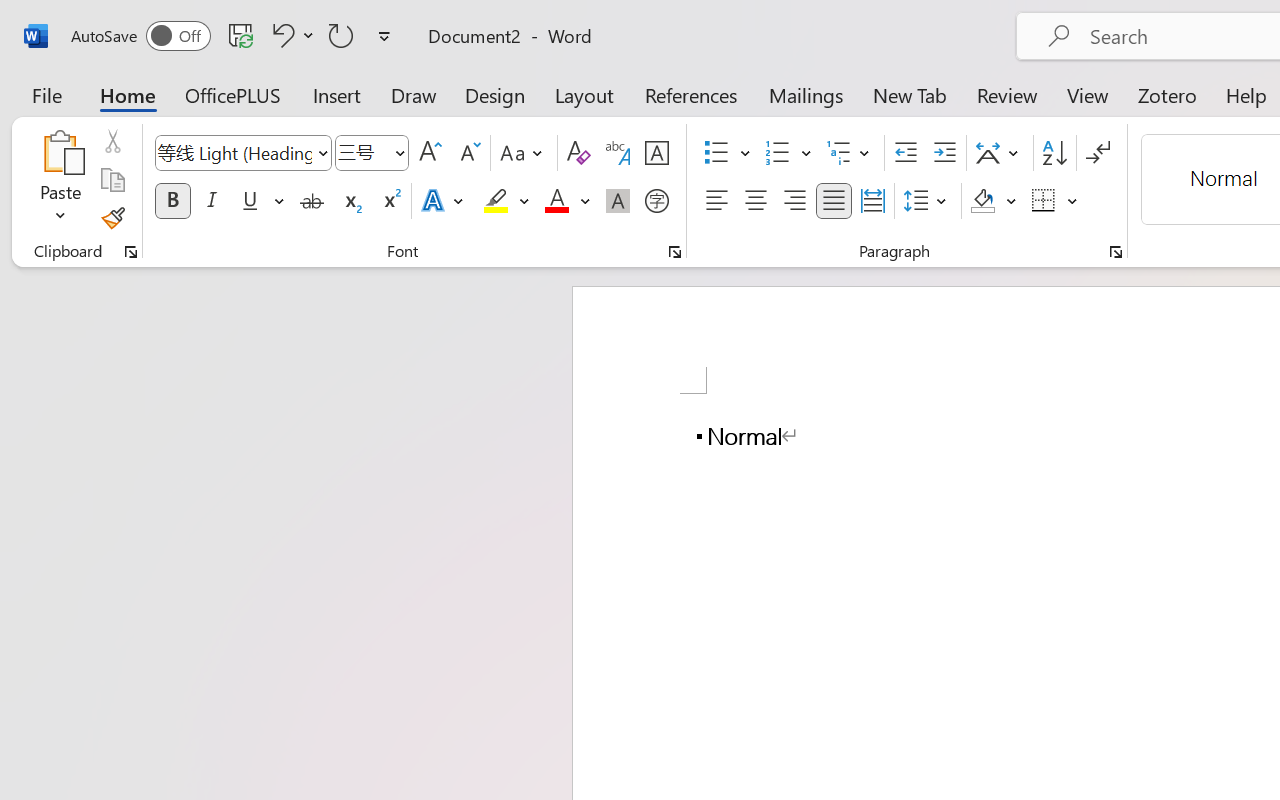  I want to click on 'Font Color', so click(566, 201).